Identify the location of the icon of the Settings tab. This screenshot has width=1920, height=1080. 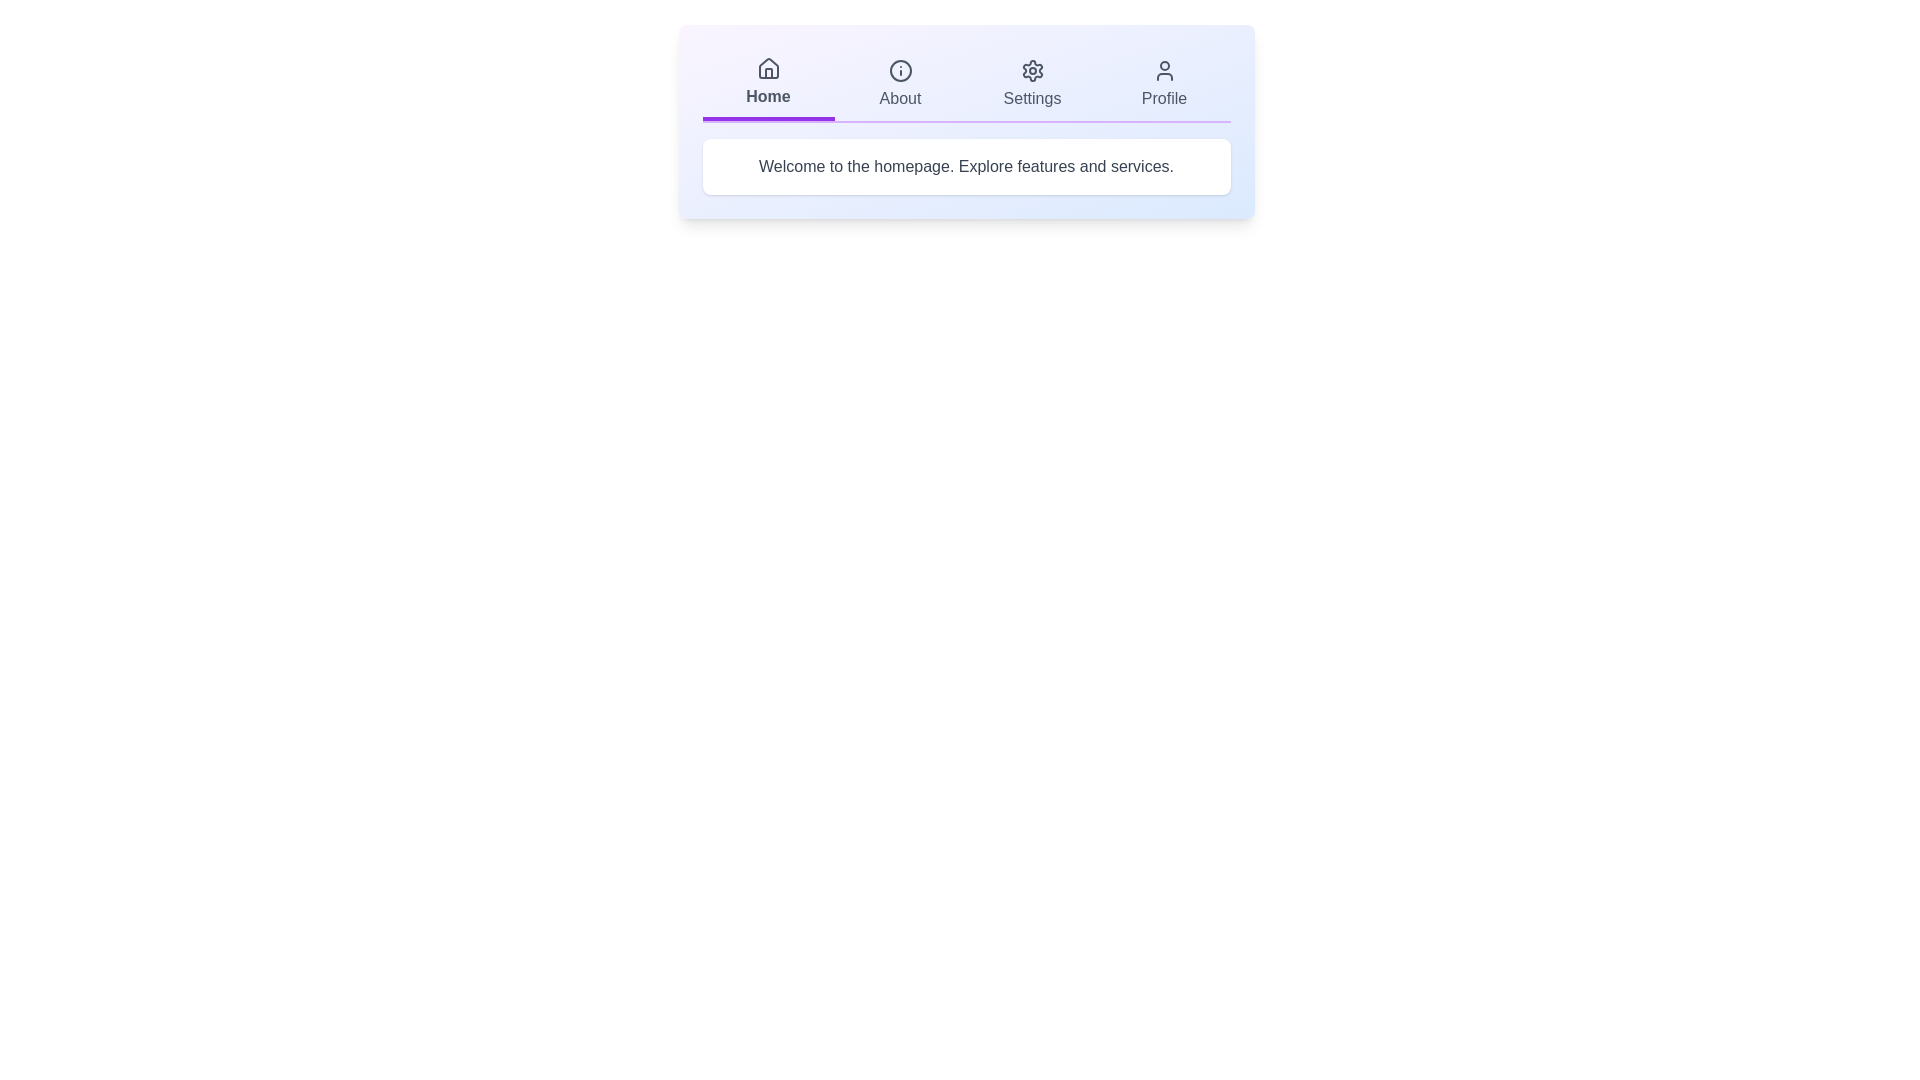
(1032, 69).